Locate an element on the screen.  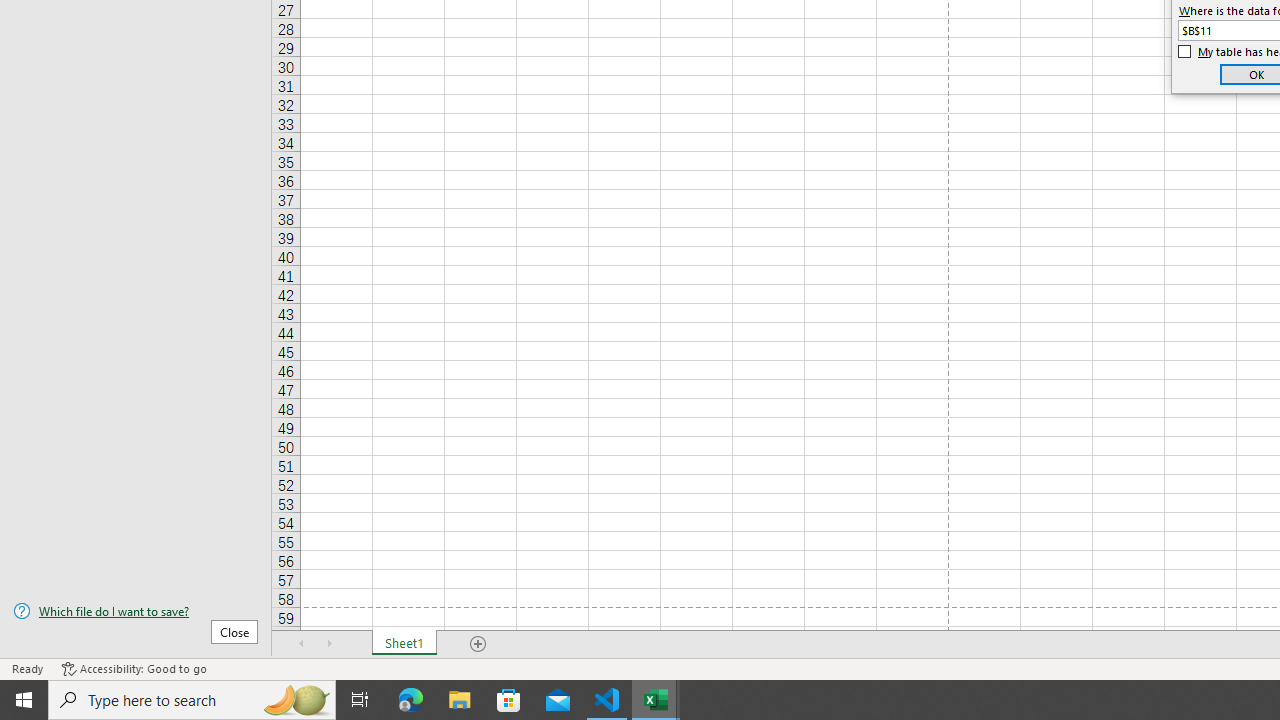
'Accessibility Checker Accessibility: Good to go' is located at coordinates (133, 669).